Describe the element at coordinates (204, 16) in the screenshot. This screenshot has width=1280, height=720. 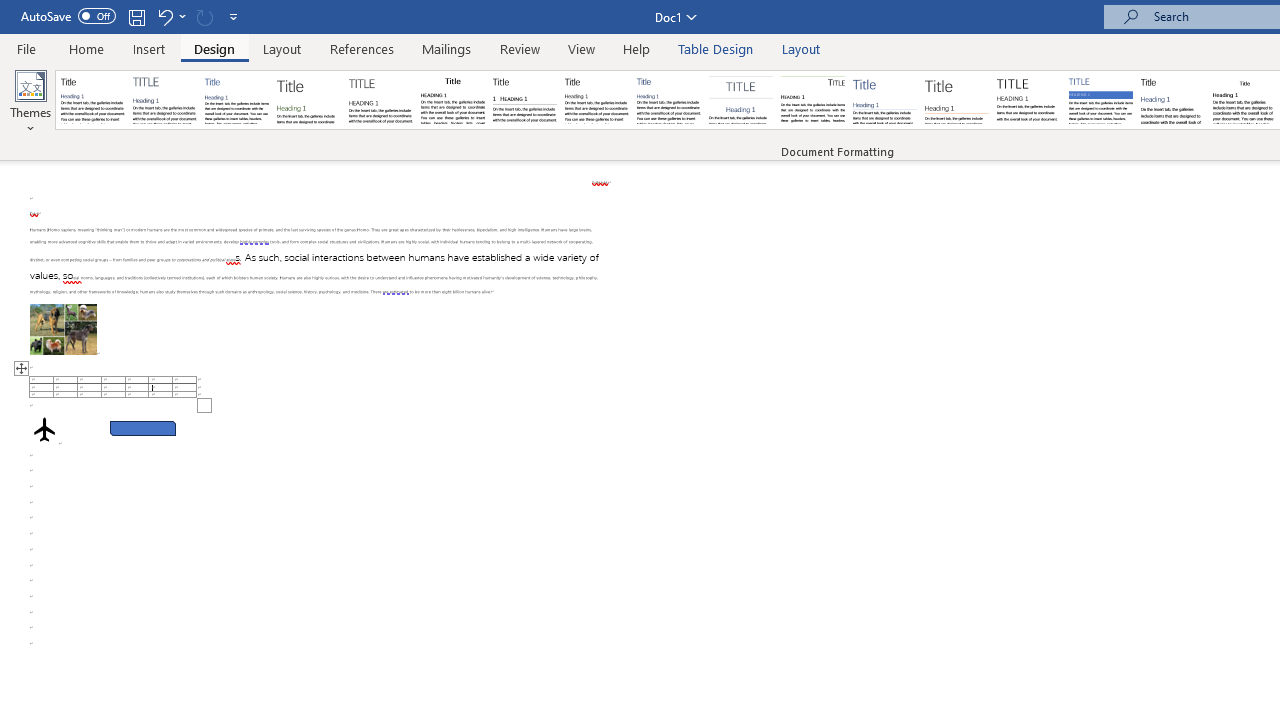
I see `'Can'` at that location.